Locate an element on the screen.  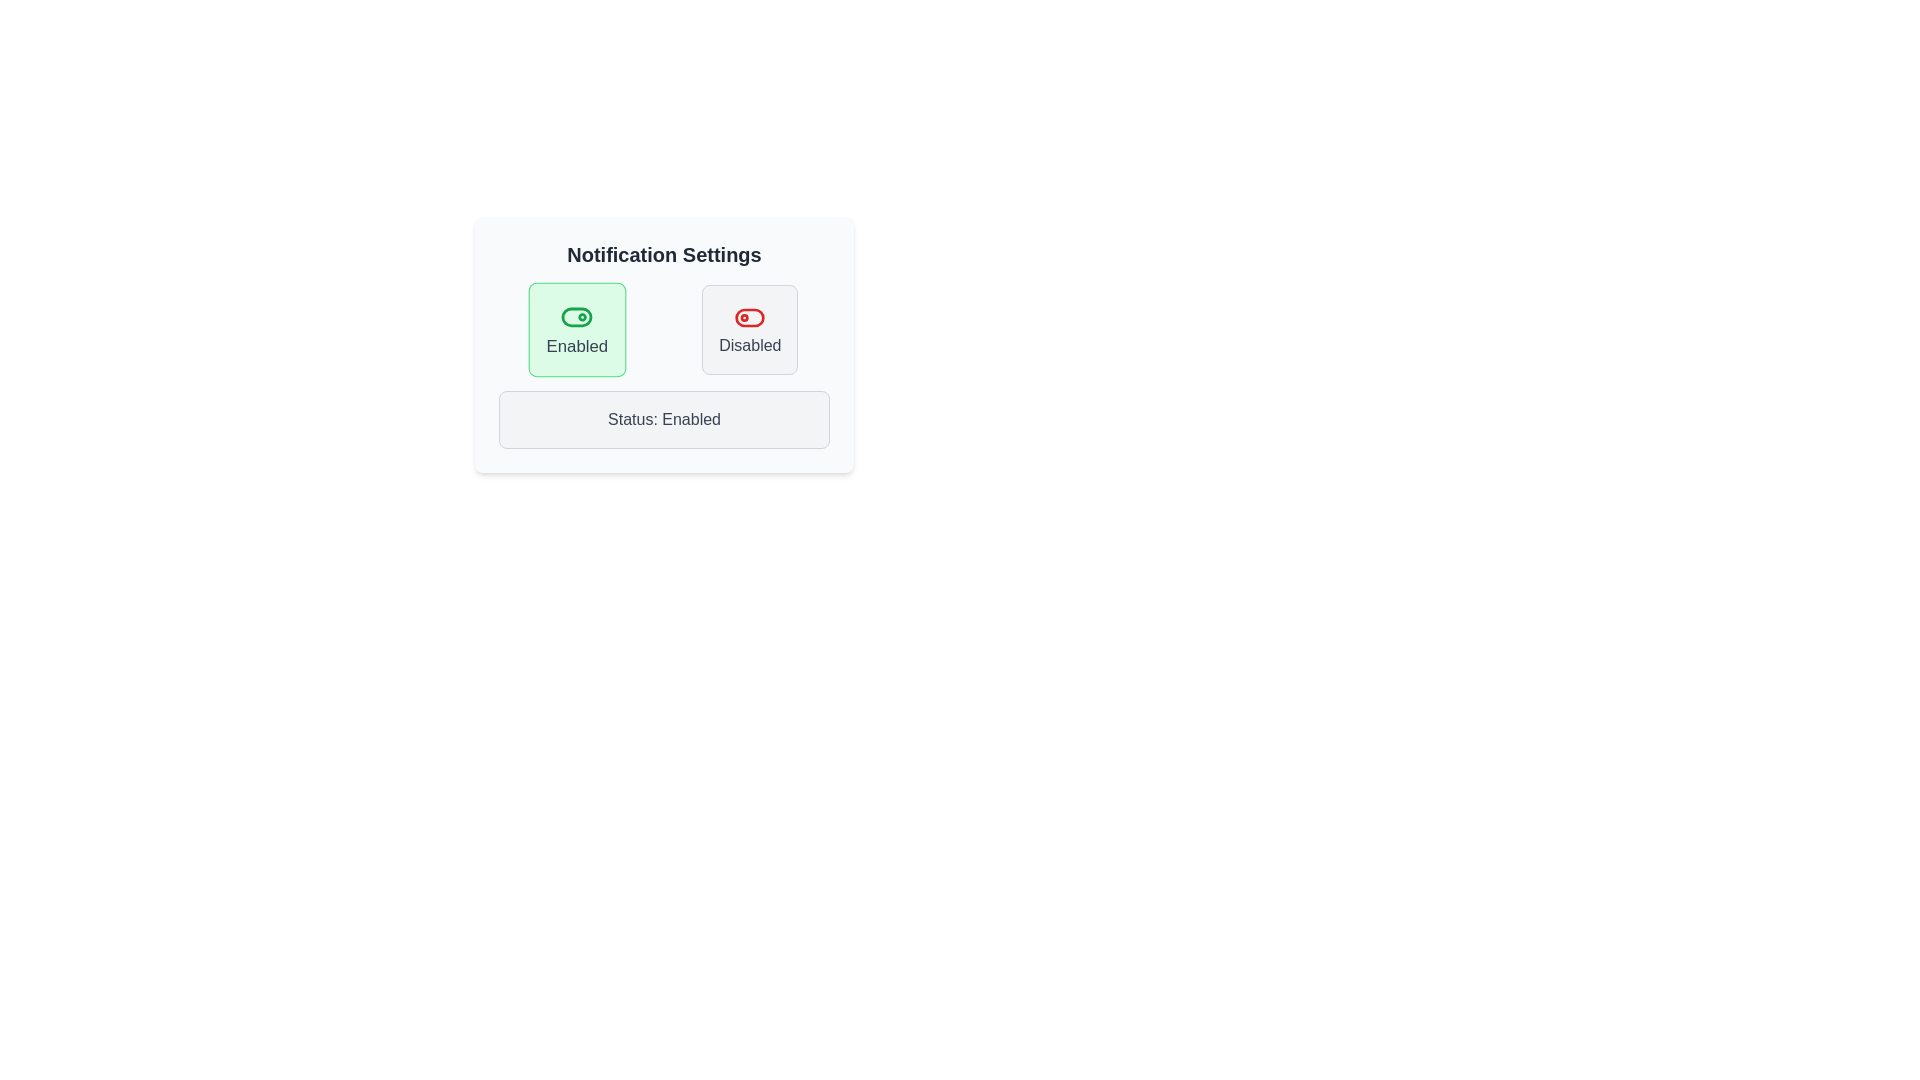
the Decorative background of the 'Enabled' toggle button, which visually represents the background or frame of the toggle switch is located at coordinates (575, 316).